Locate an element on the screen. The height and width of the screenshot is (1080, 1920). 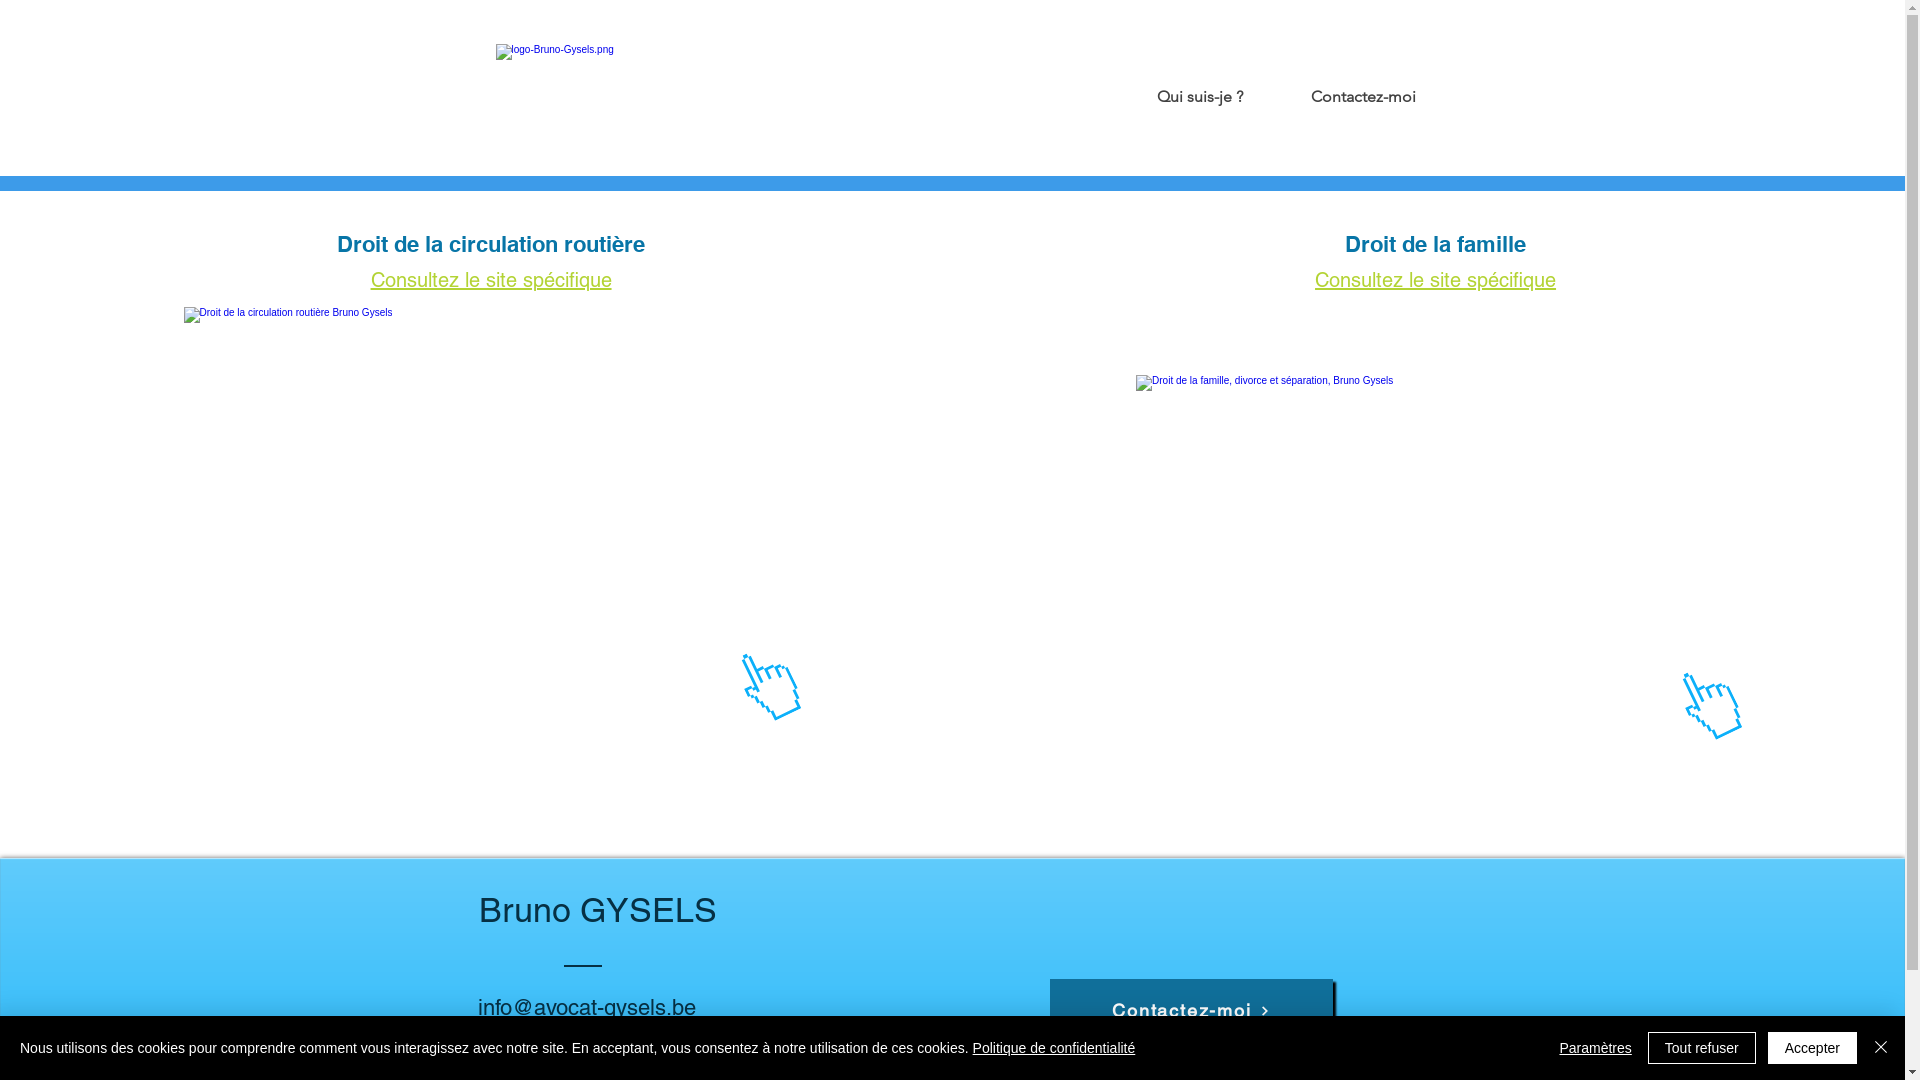
'Tout refuser' is located at coordinates (1647, 1047).